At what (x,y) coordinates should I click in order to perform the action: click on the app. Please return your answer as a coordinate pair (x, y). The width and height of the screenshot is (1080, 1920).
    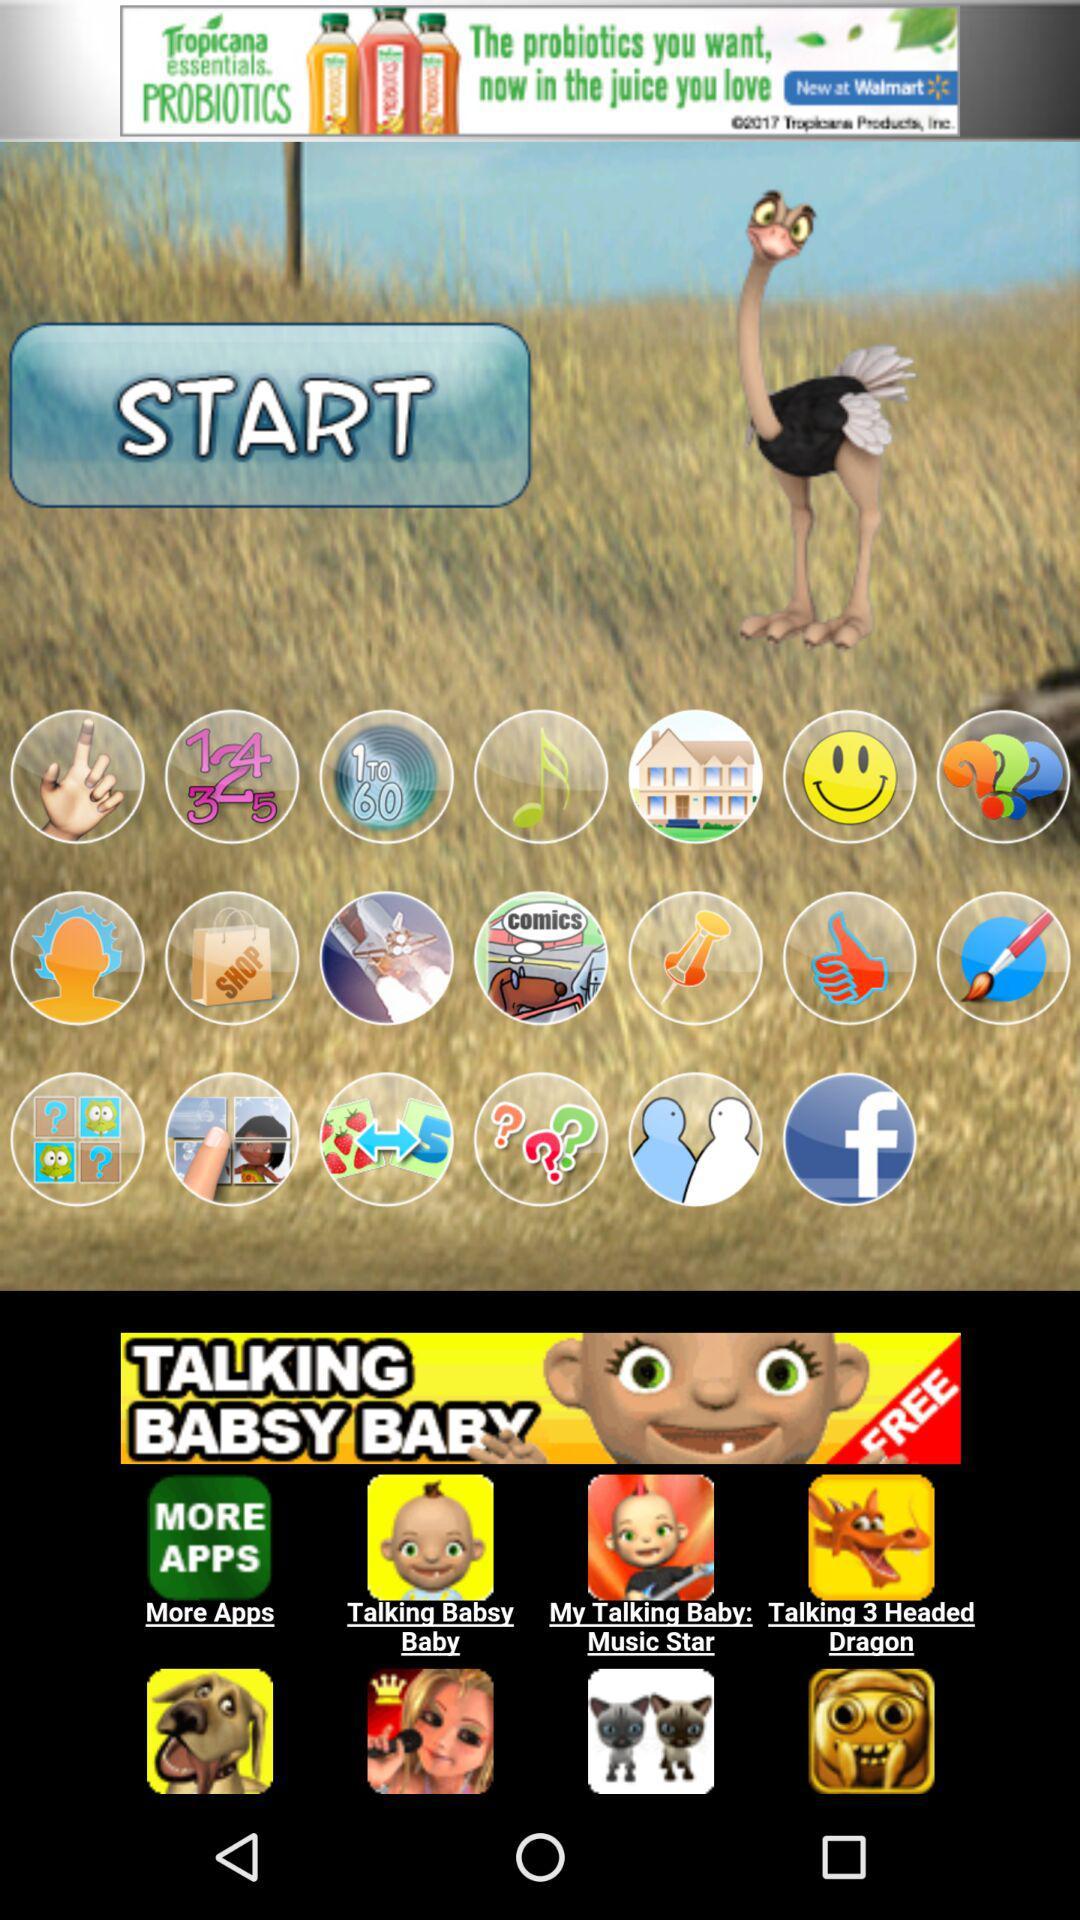
    Looking at the image, I should click on (694, 957).